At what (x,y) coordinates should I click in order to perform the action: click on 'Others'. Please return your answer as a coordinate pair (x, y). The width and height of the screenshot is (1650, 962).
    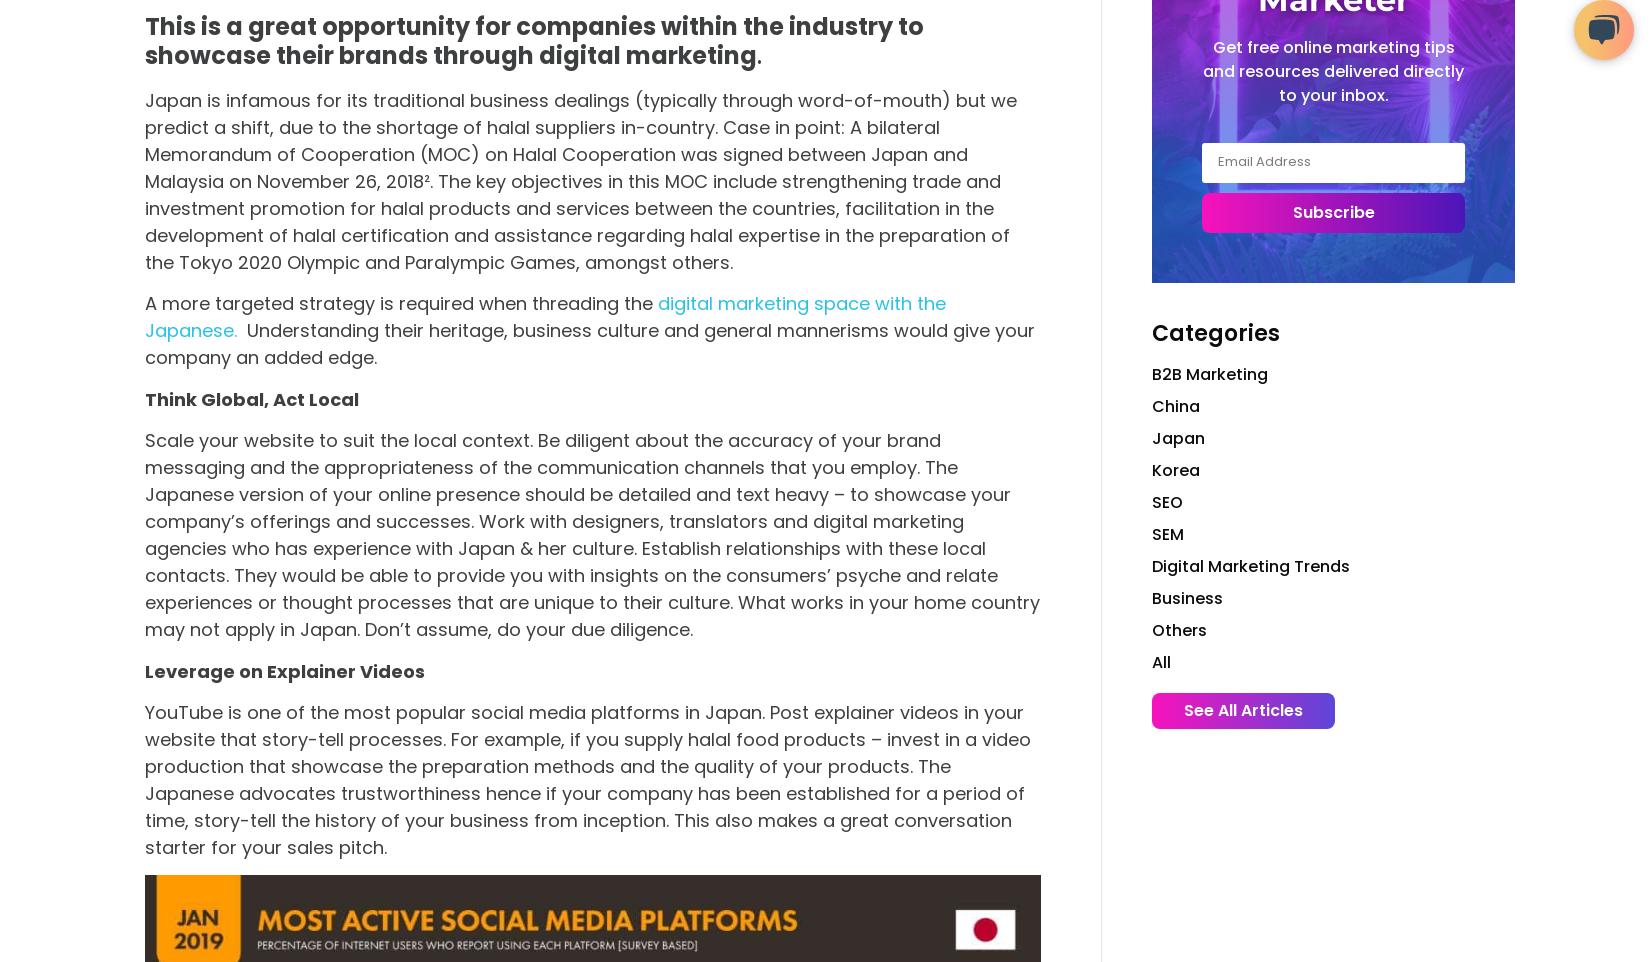
    Looking at the image, I should click on (1179, 629).